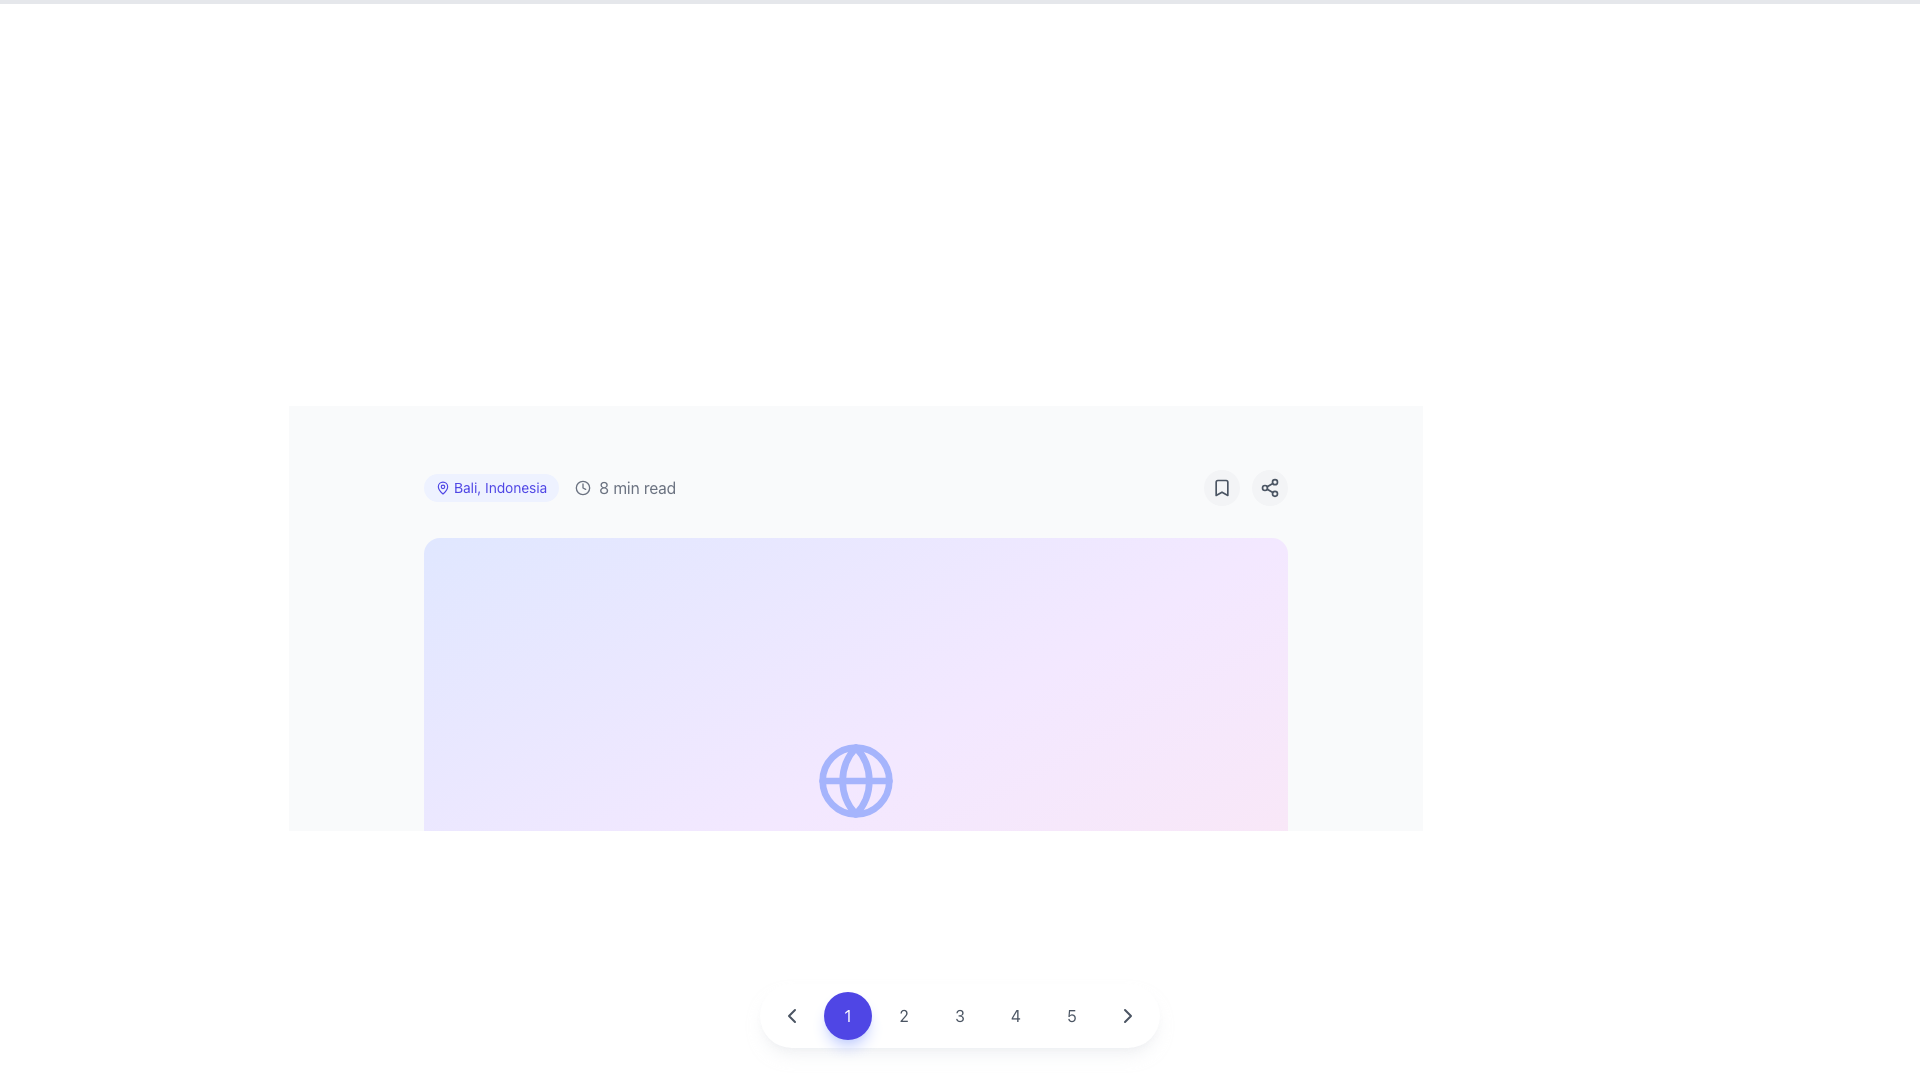 The width and height of the screenshot is (1920, 1080). What do you see at coordinates (582, 488) in the screenshot?
I see `the SVG circle component of the illustrative clock icon, which is located slightly to the upper right quadrant of the interface, near textual information about an article location and duration` at bounding box center [582, 488].